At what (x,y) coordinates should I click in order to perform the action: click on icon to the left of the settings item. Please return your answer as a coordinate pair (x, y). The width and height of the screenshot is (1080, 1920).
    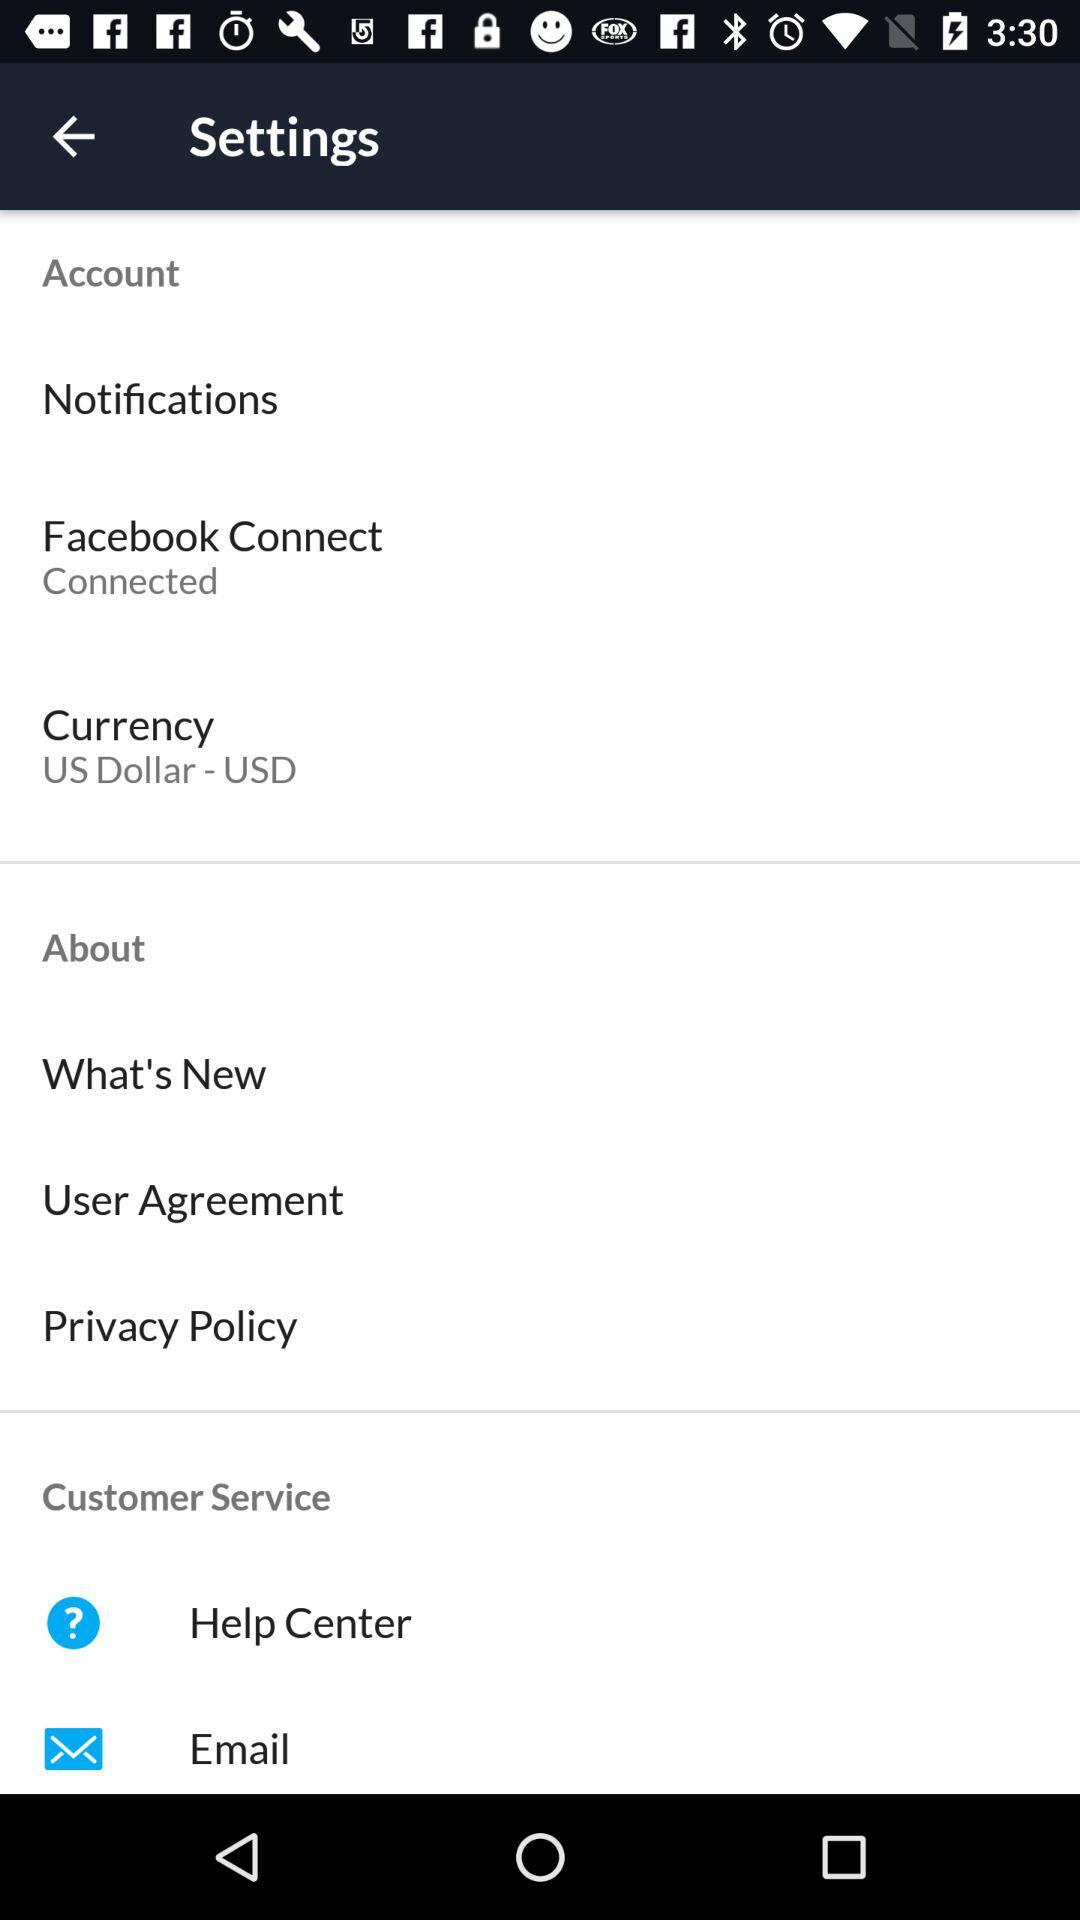
    Looking at the image, I should click on (72, 135).